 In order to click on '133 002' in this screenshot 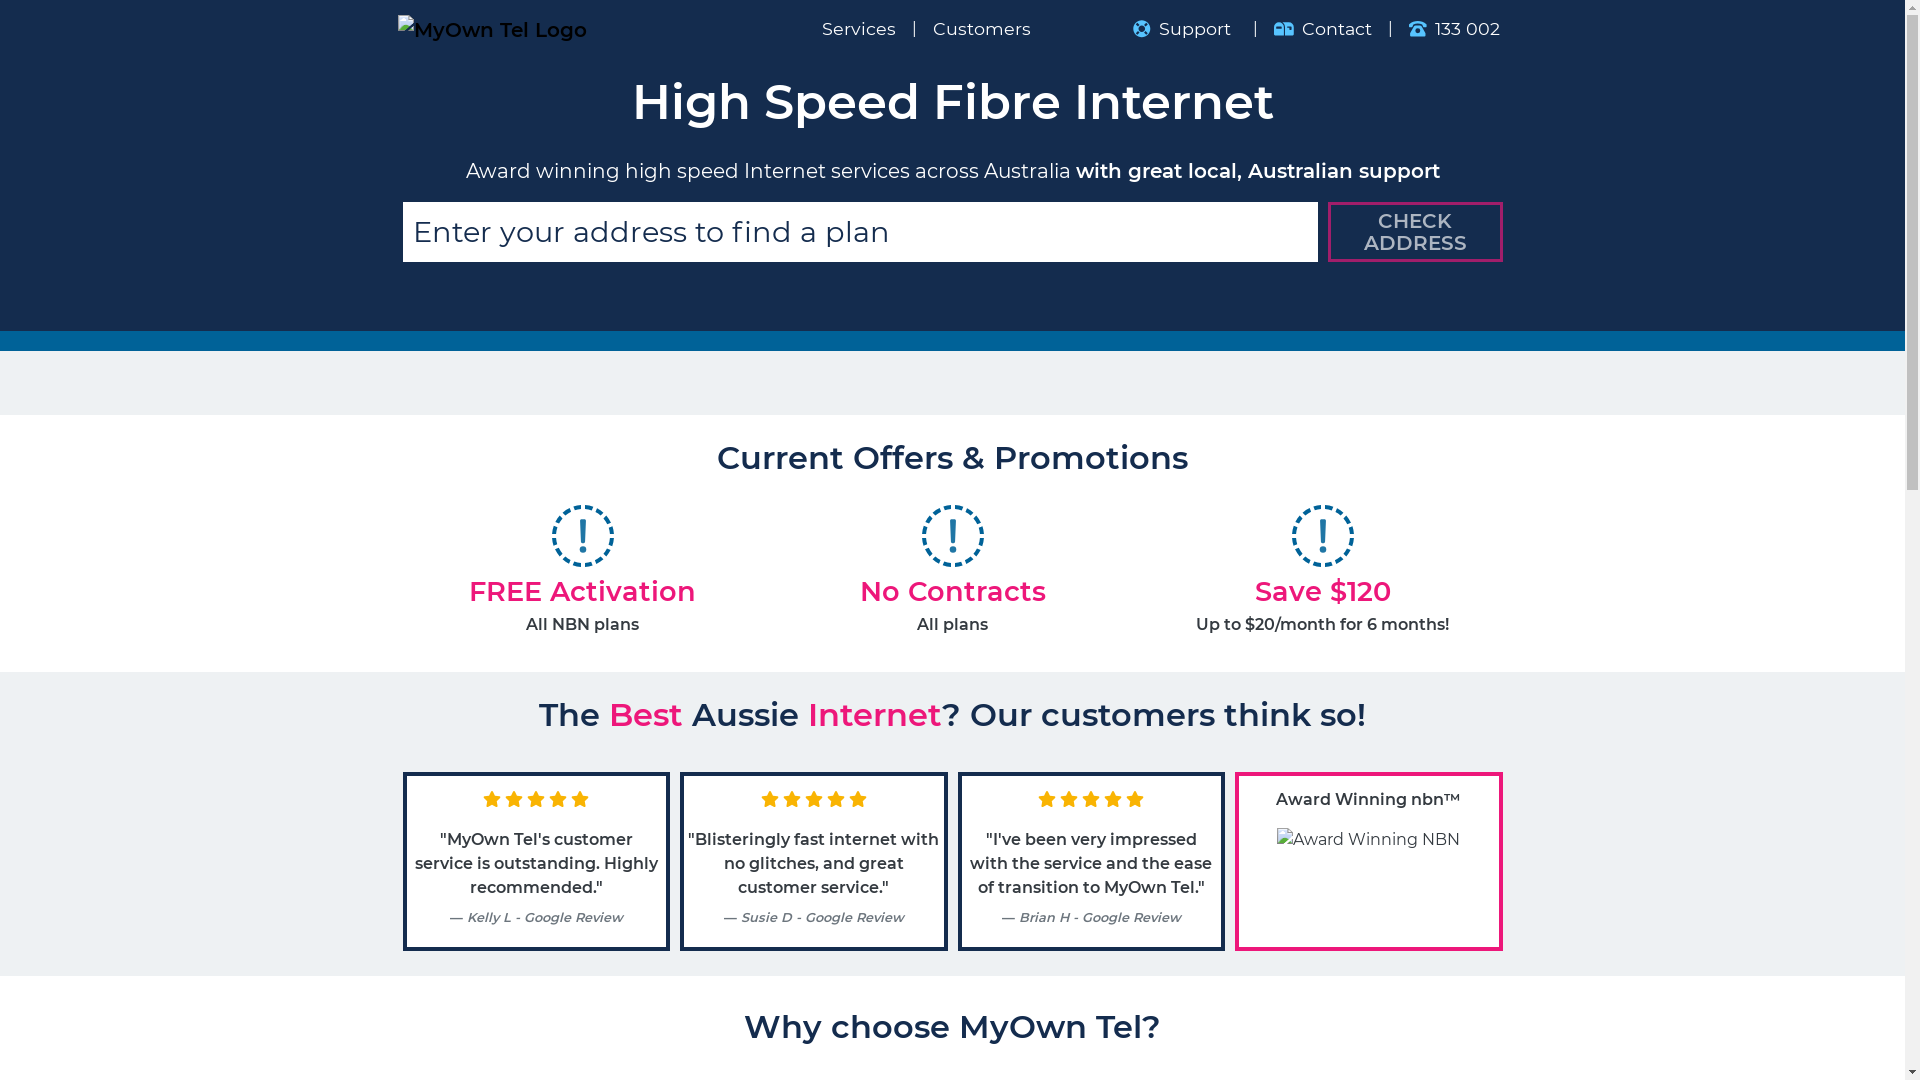, I will do `click(1454, 29)`.